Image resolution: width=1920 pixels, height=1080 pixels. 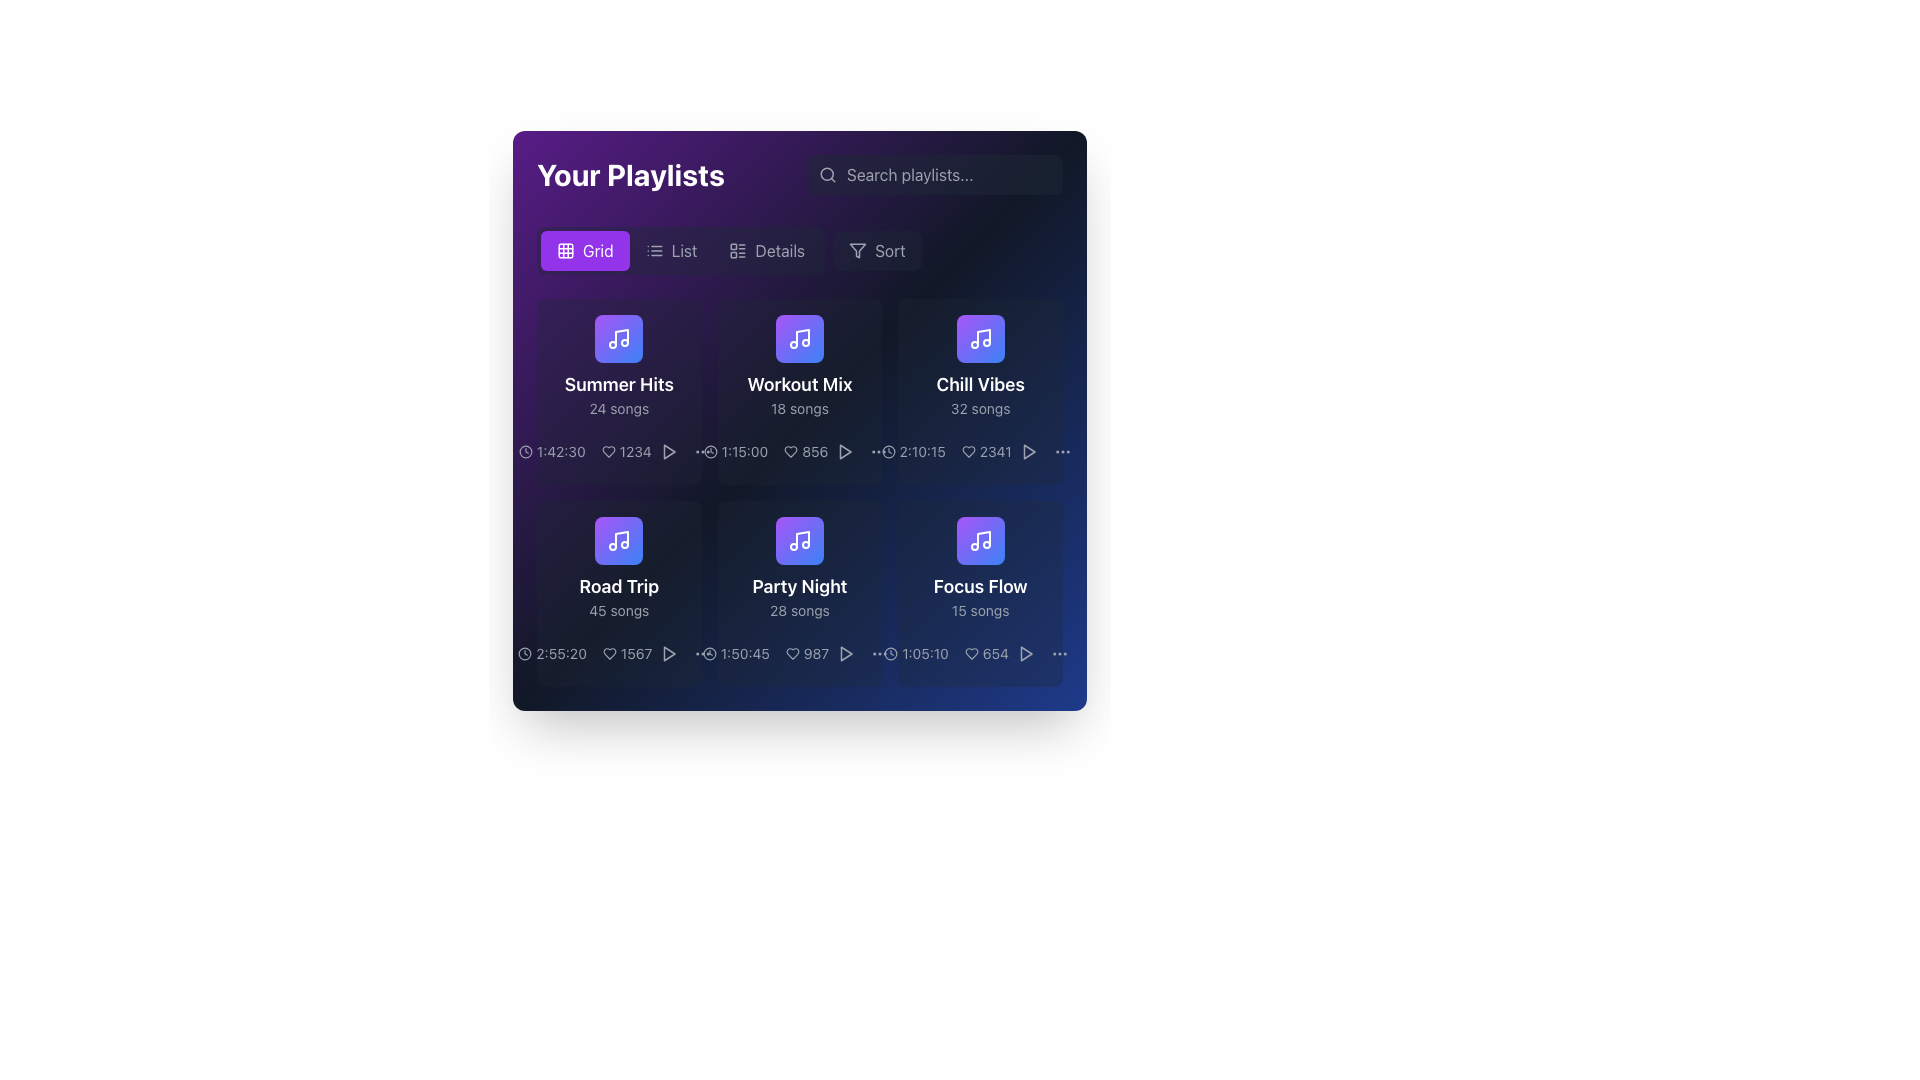 What do you see at coordinates (980, 451) in the screenshot?
I see `value displayed on the static text label indicating the number of likes or favorites for the 'Chill Vibes' playlist, located between the gray heart icon and the play button icon` at bounding box center [980, 451].